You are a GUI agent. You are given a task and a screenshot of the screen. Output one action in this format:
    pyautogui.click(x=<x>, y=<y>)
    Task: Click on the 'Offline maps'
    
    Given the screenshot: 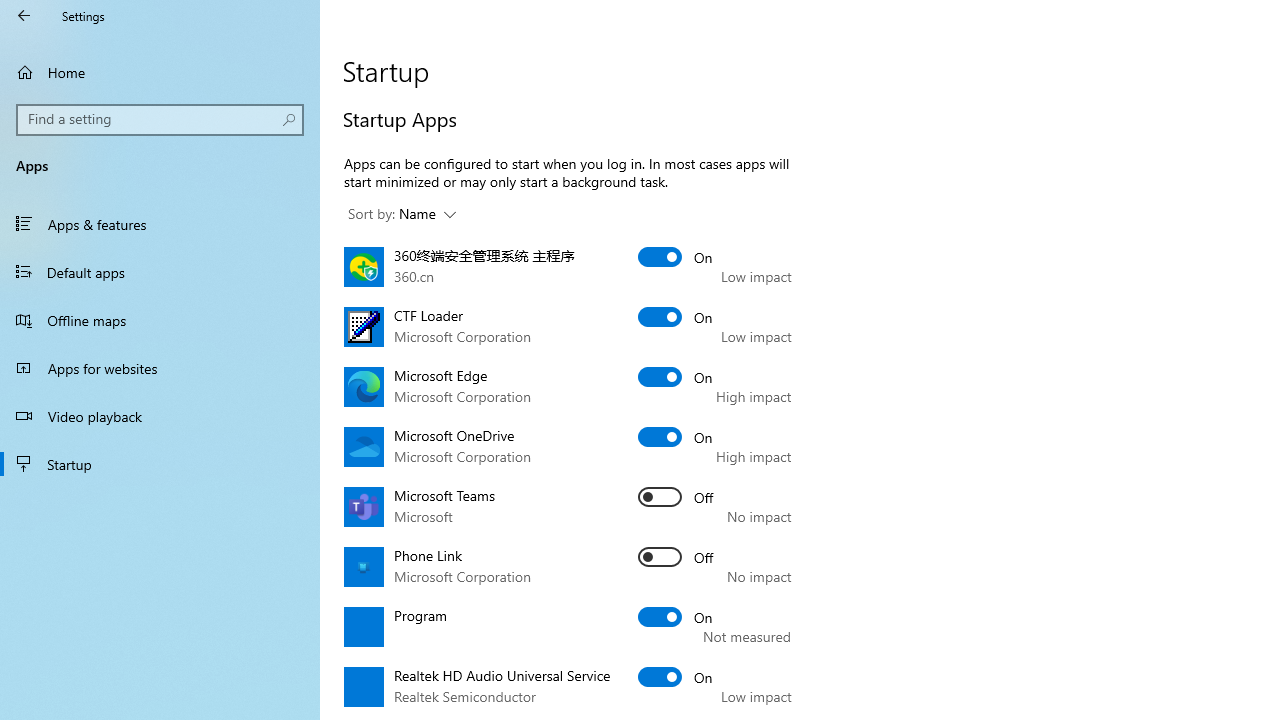 What is the action you would take?
    pyautogui.click(x=160, y=319)
    